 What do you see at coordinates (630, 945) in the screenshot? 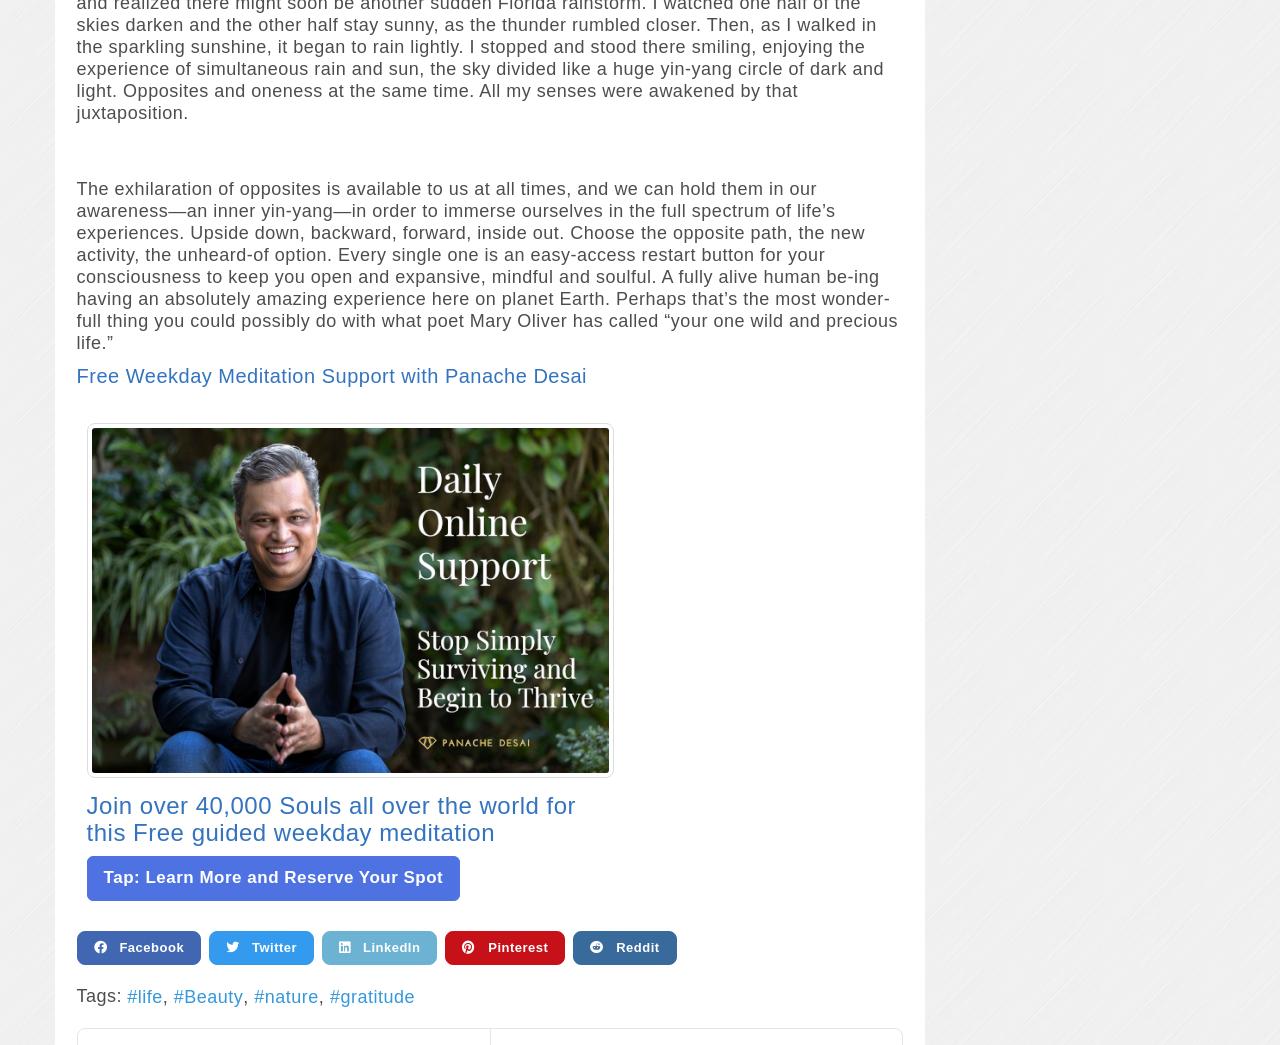
I see `'Reddit'` at bounding box center [630, 945].